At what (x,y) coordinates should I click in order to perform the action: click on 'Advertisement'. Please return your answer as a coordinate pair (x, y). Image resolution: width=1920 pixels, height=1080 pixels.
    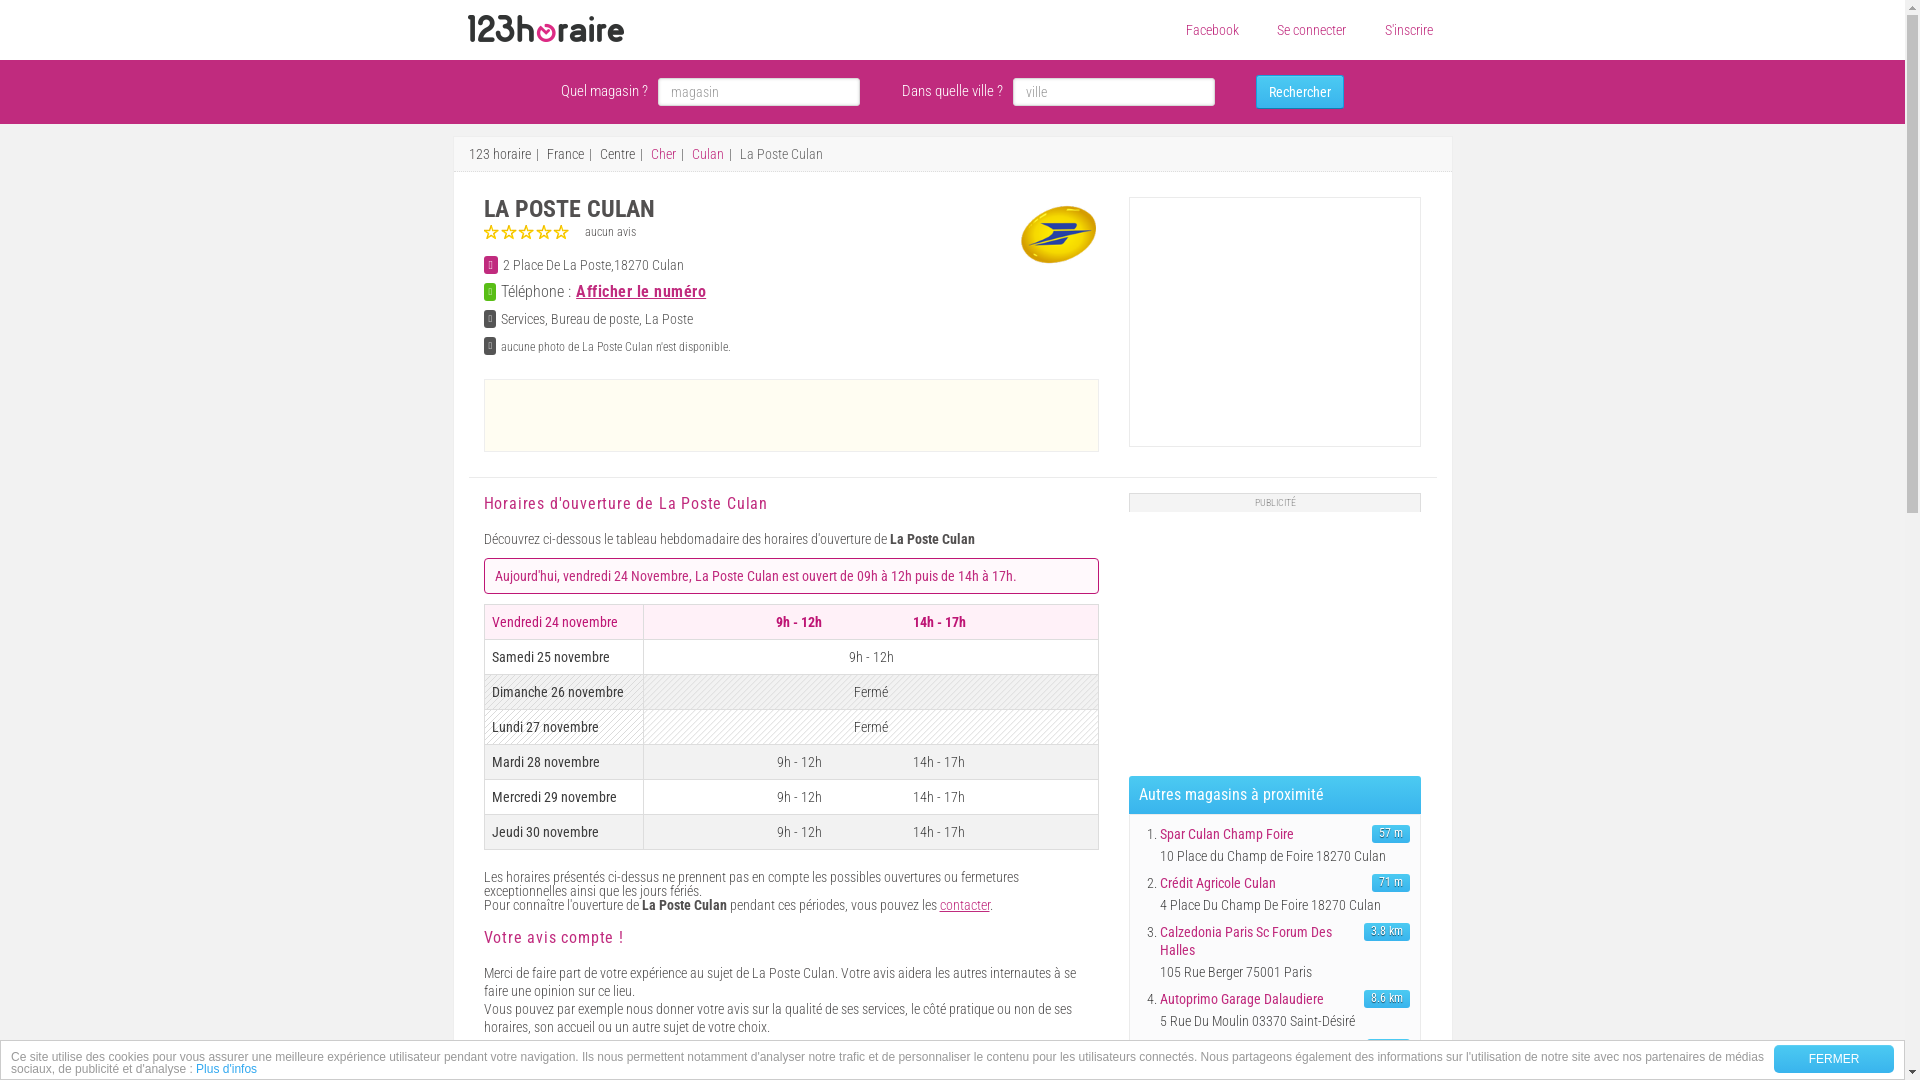
    Looking at the image, I should click on (1277, 636).